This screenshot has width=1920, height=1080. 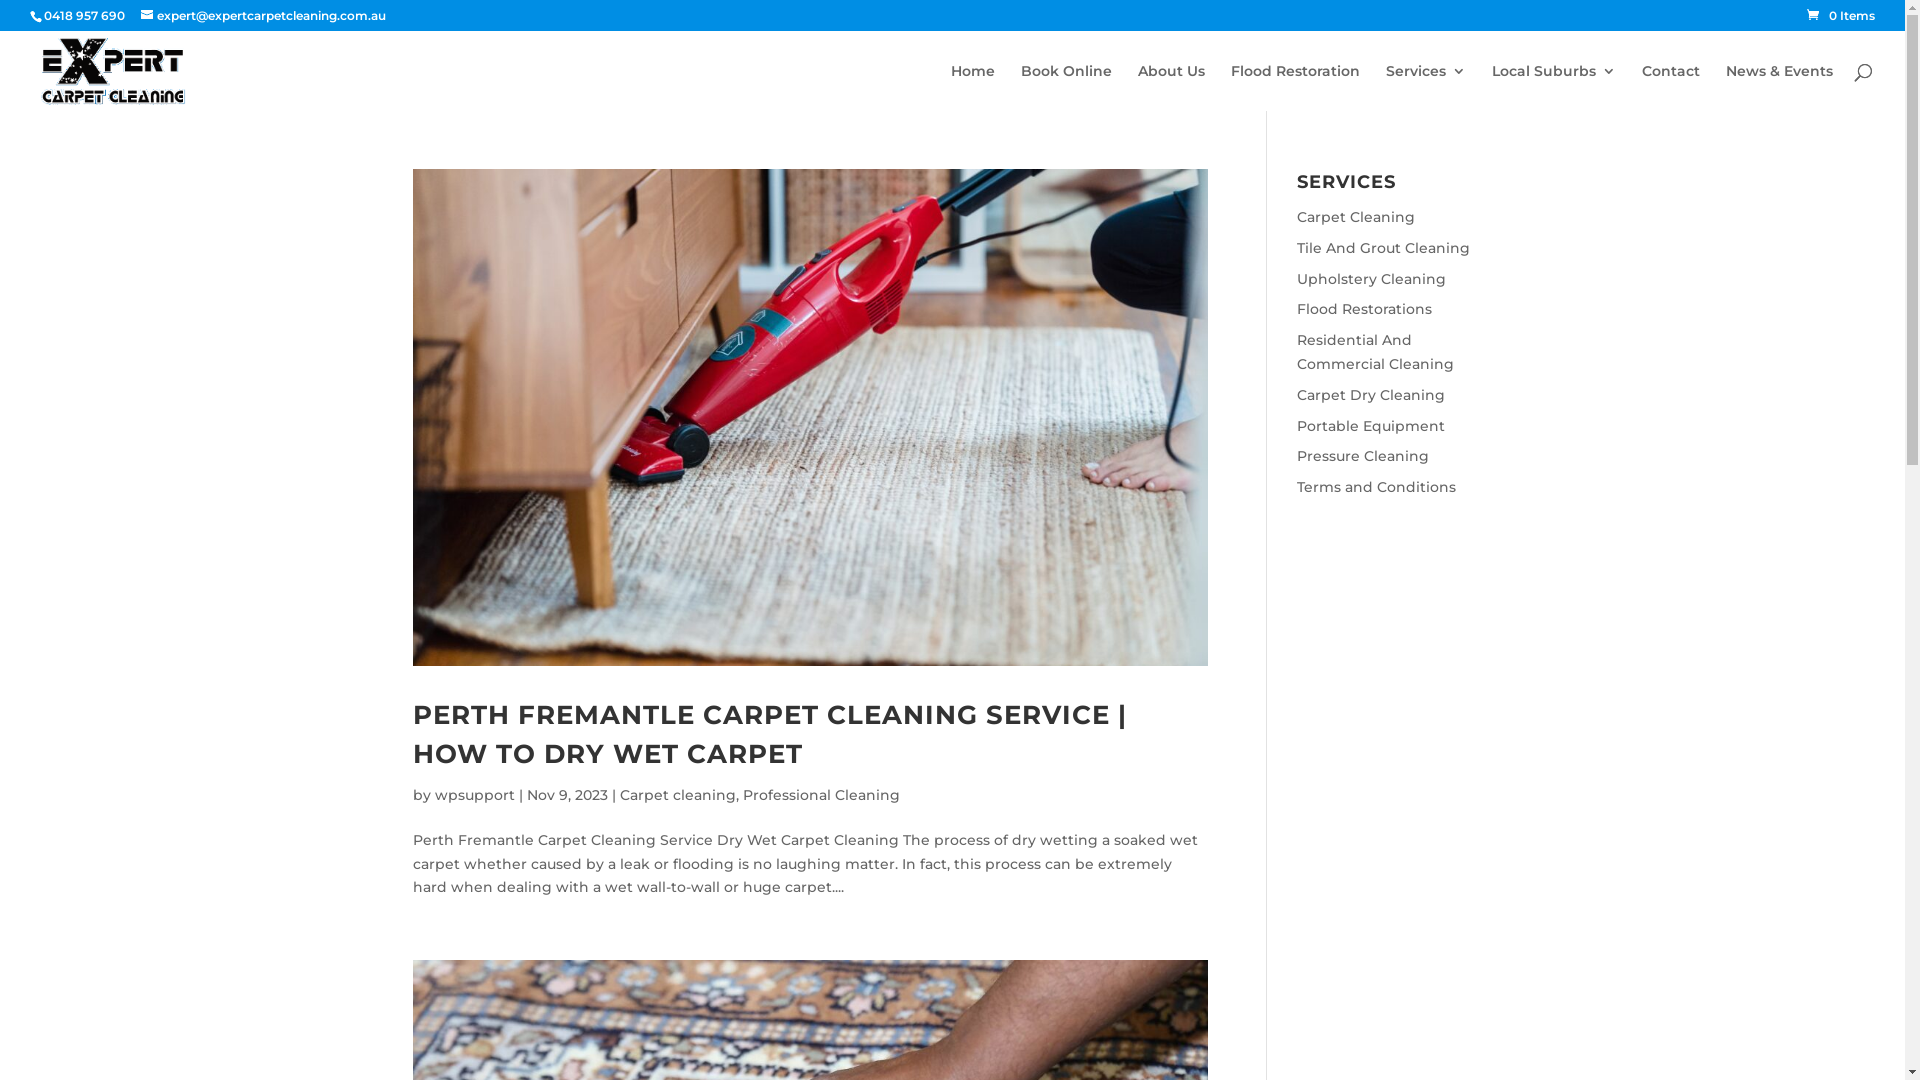 What do you see at coordinates (473, 793) in the screenshot?
I see `'wpsupport'` at bounding box center [473, 793].